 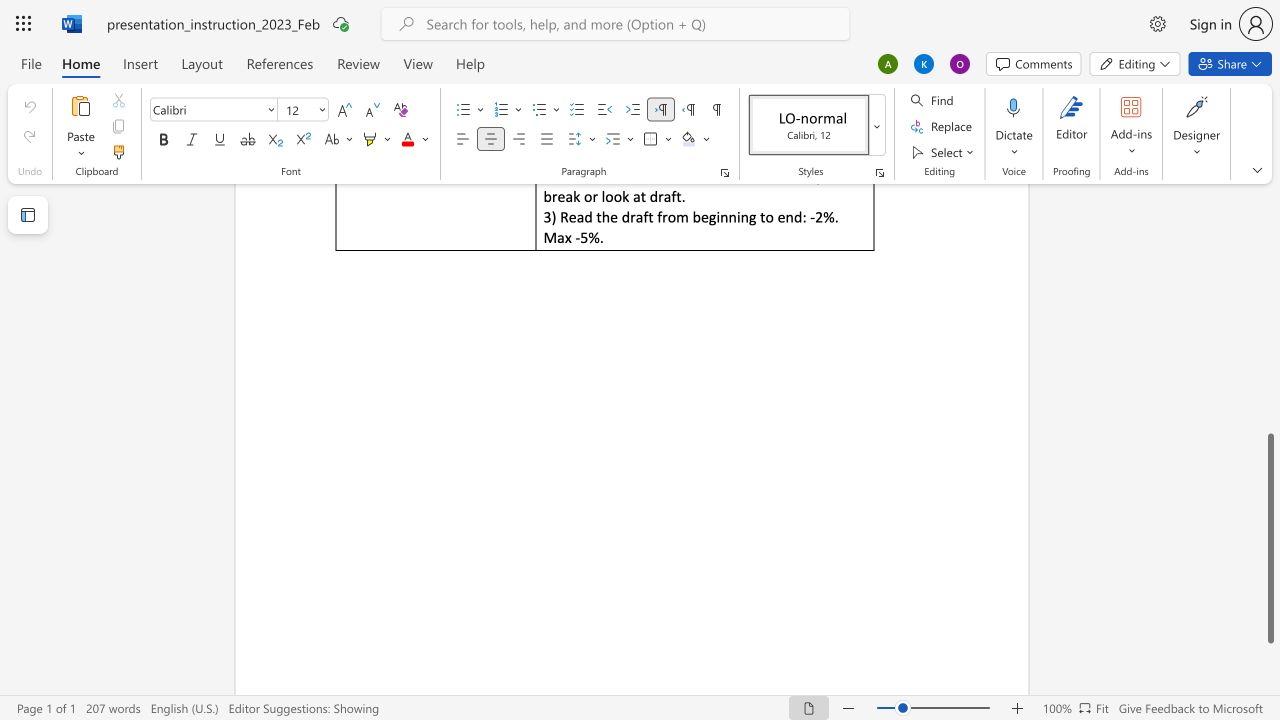 I want to click on the scrollbar, so click(x=1269, y=328).